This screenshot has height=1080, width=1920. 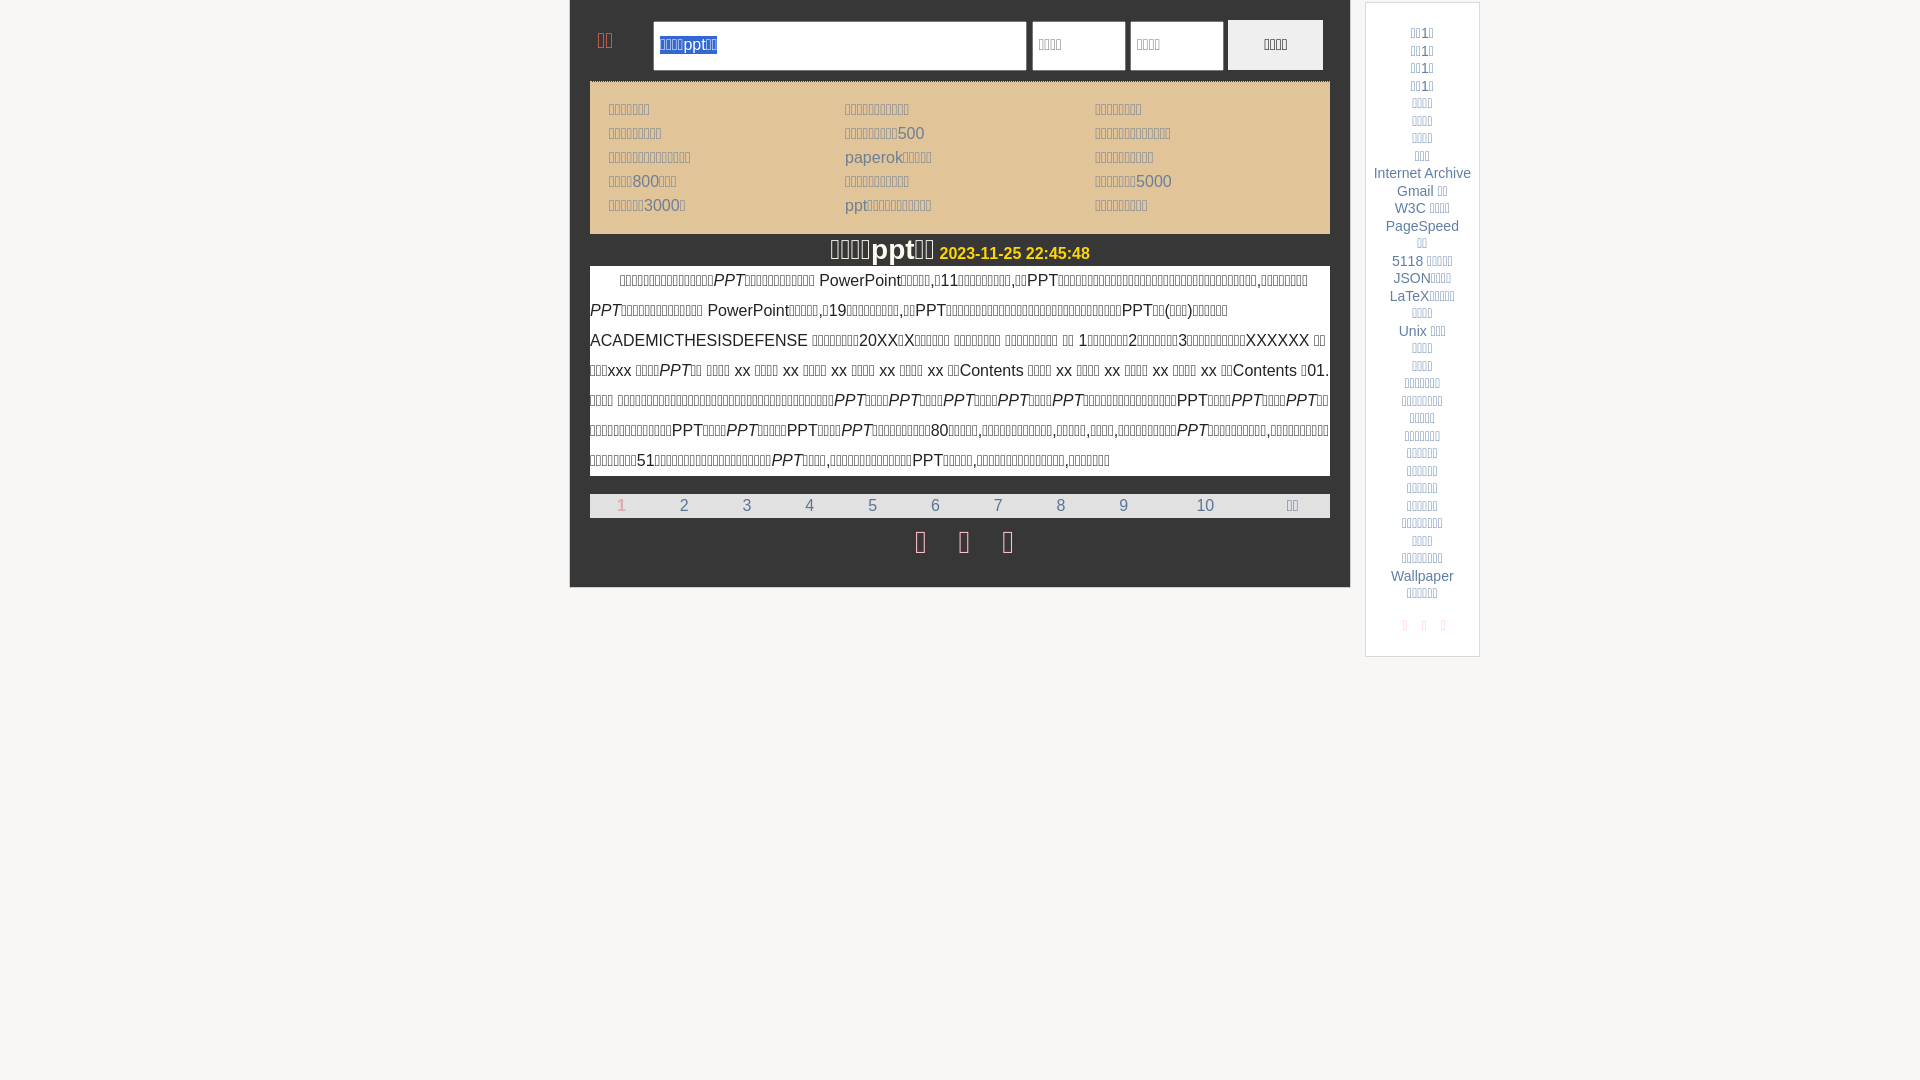 What do you see at coordinates (872, 504) in the screenshot?
I see `'5'` at bounding box center [872, 504].